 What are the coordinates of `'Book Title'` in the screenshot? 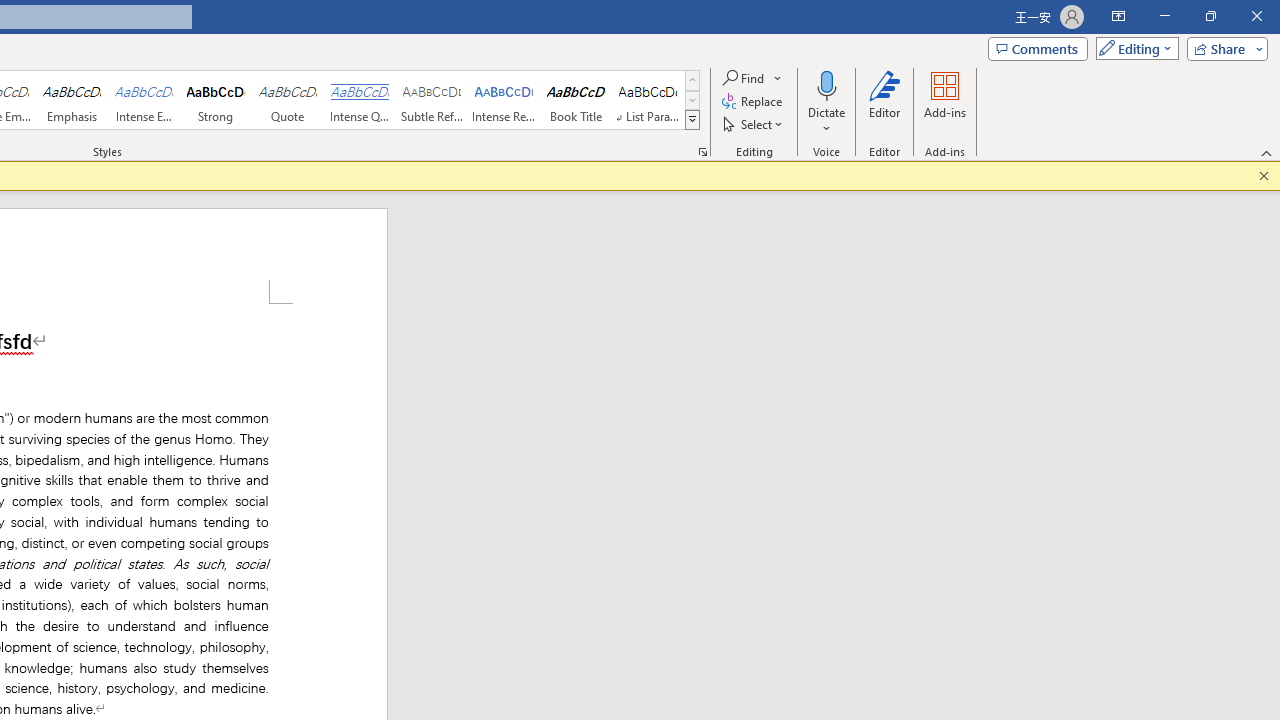 It's located at (575, 100).